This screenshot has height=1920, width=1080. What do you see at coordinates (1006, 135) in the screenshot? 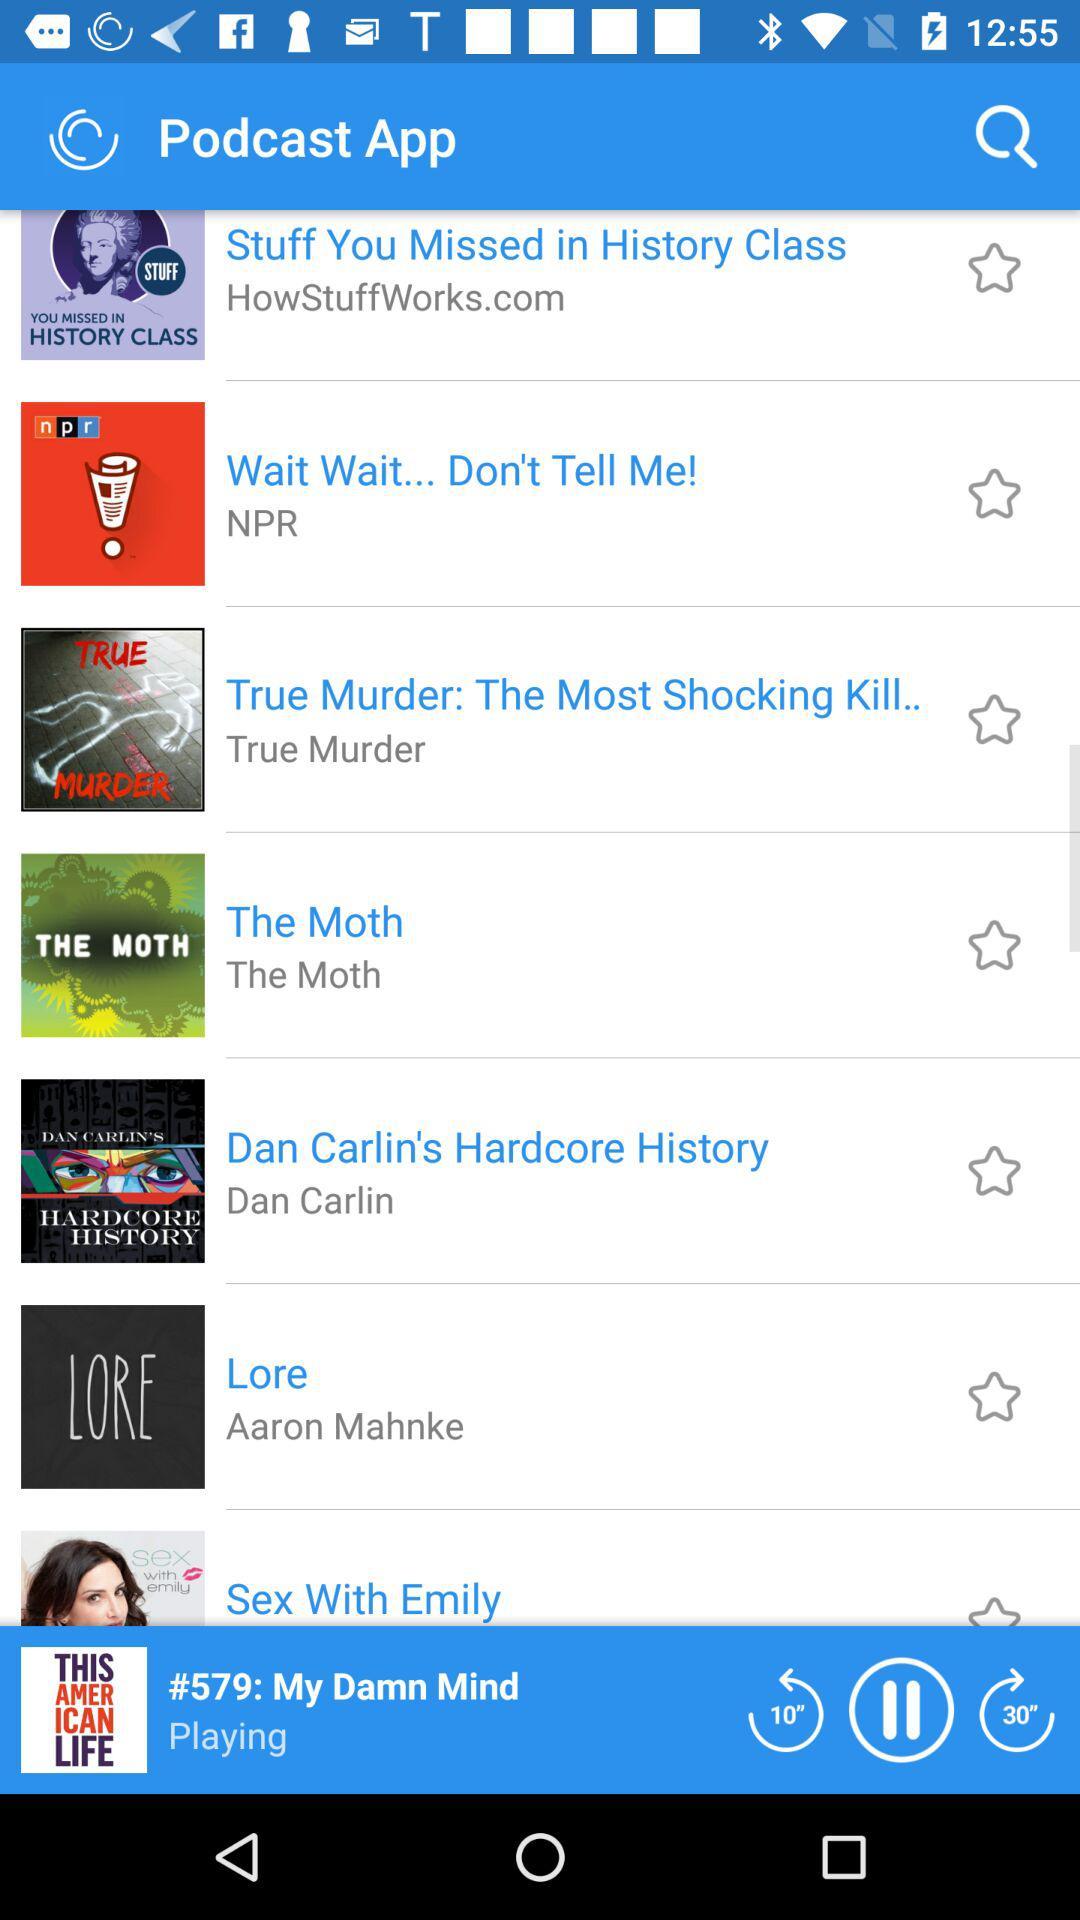
I see `the item next to stuff you missed item` at bounding box center [1006, 135].